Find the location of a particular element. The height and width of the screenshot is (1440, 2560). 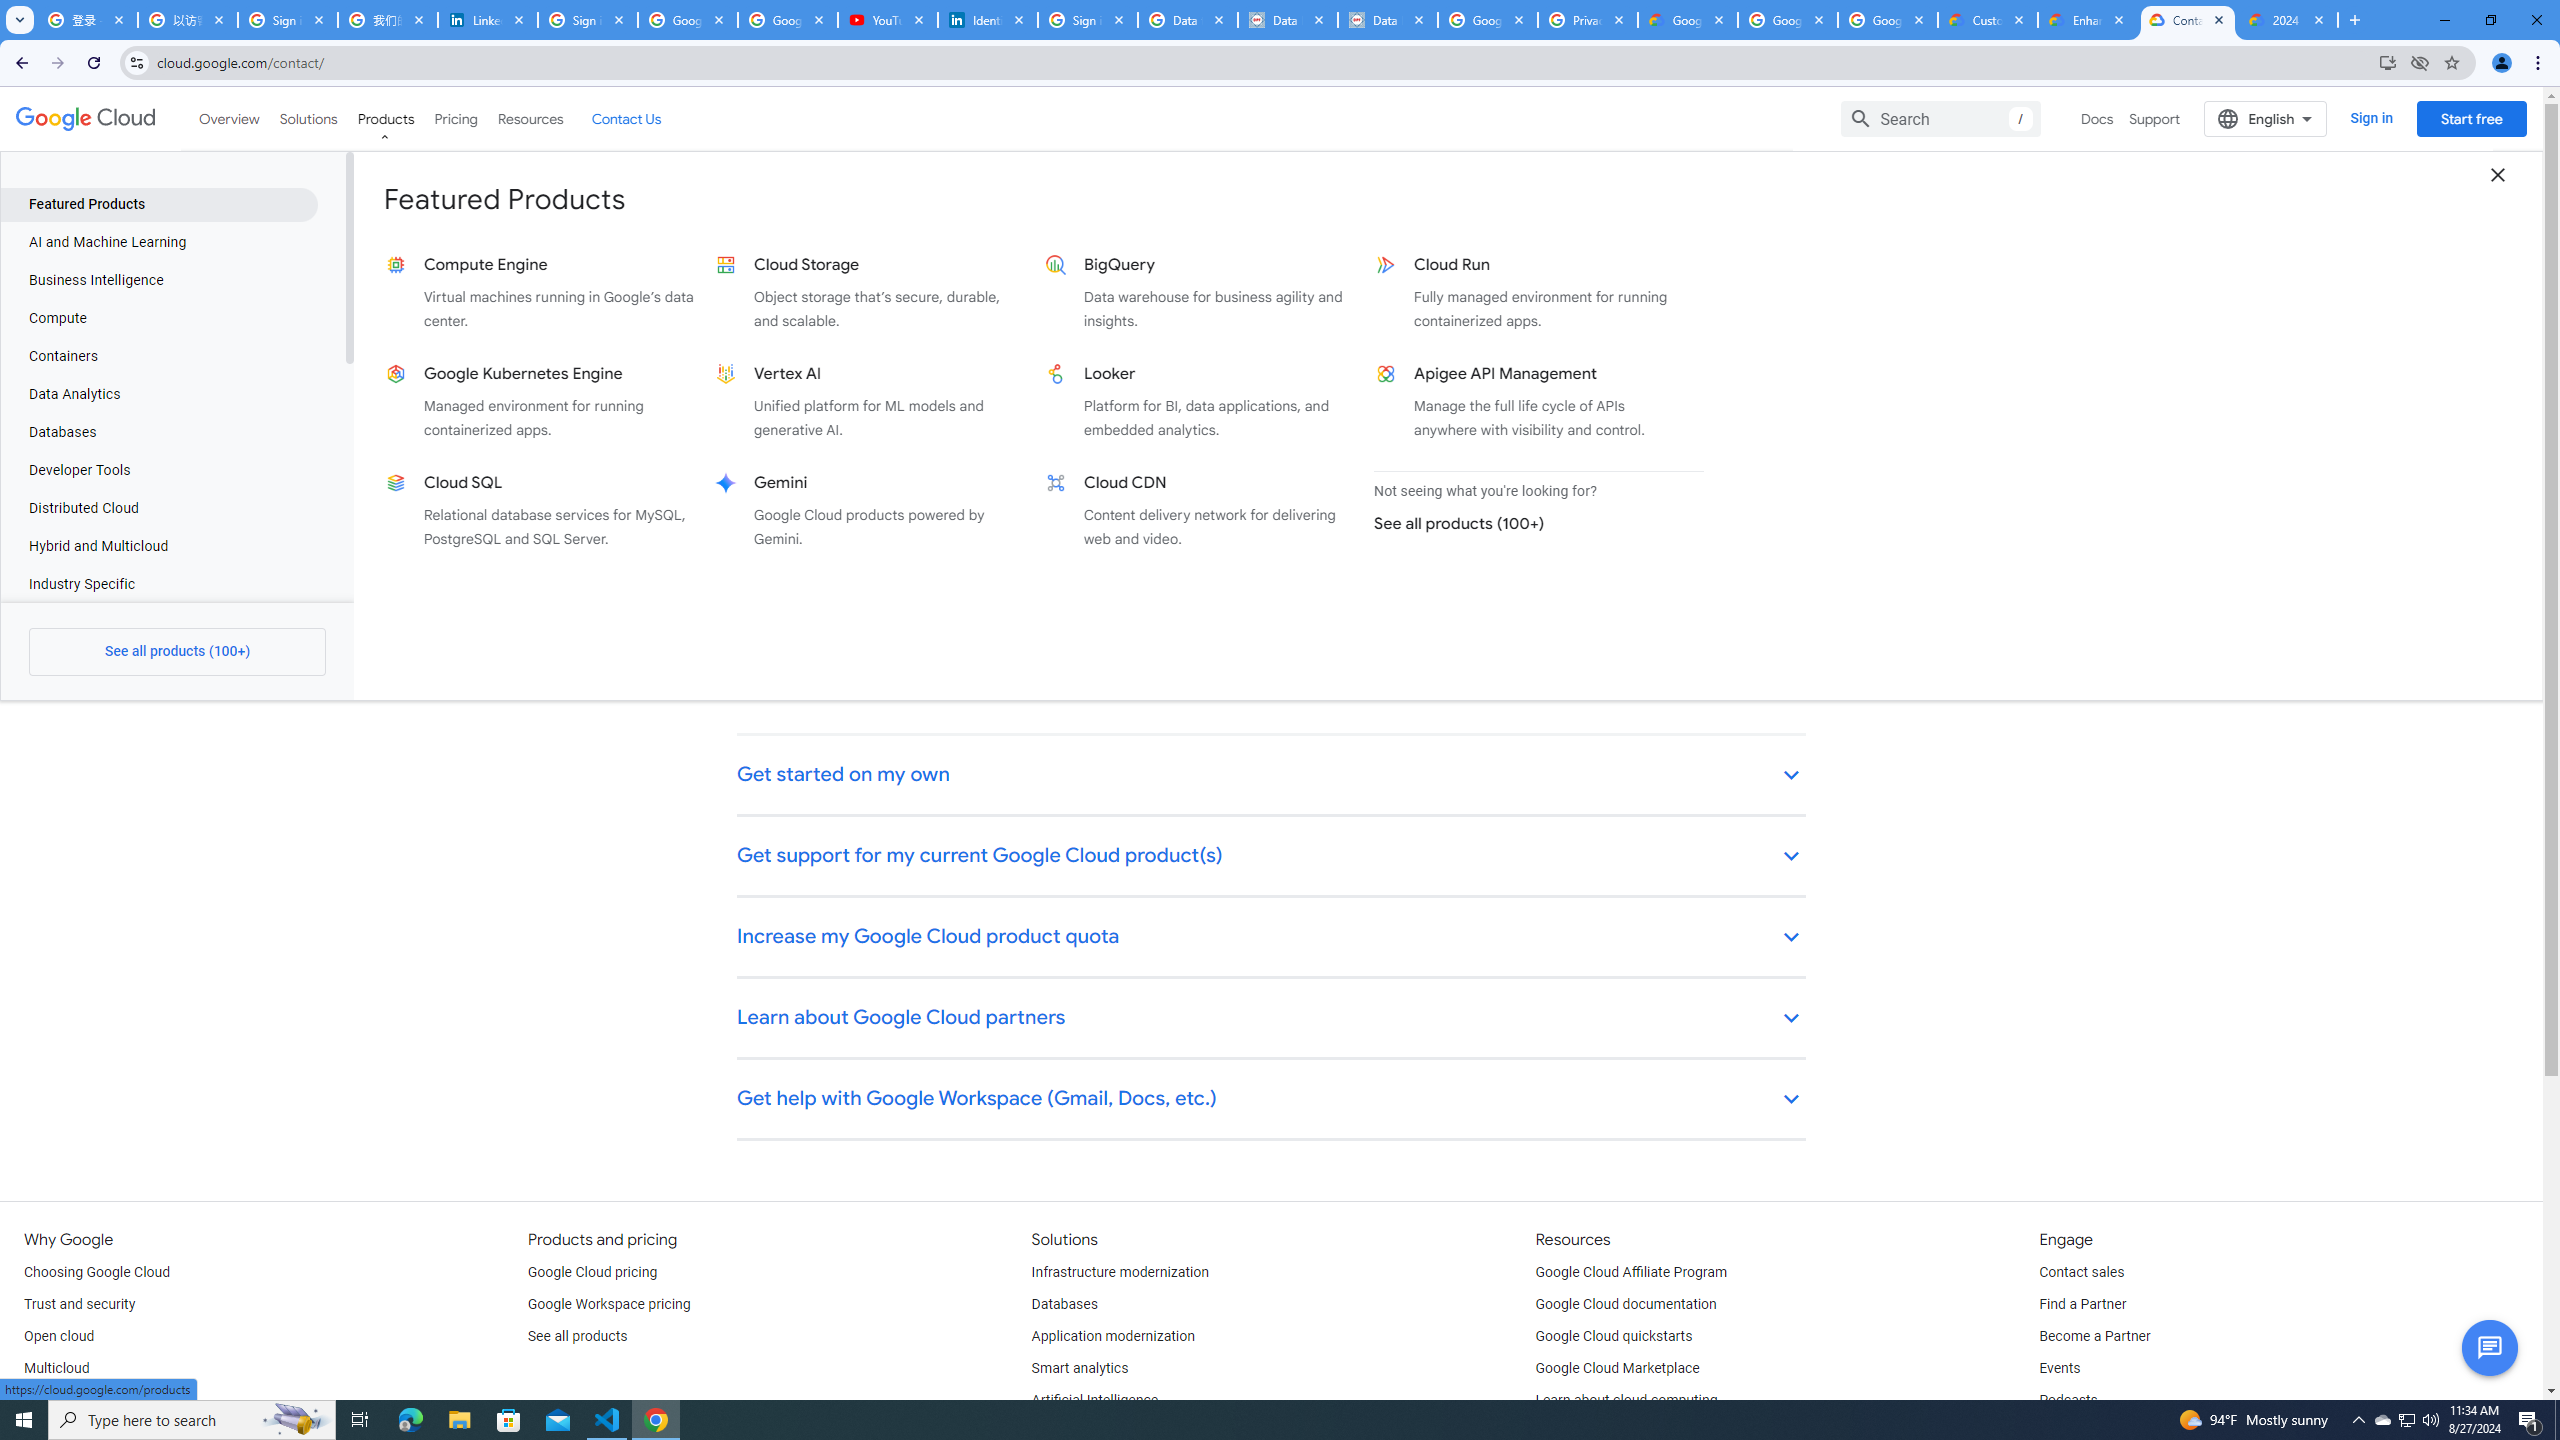

'Compute' is located at coordinates (158, 317).